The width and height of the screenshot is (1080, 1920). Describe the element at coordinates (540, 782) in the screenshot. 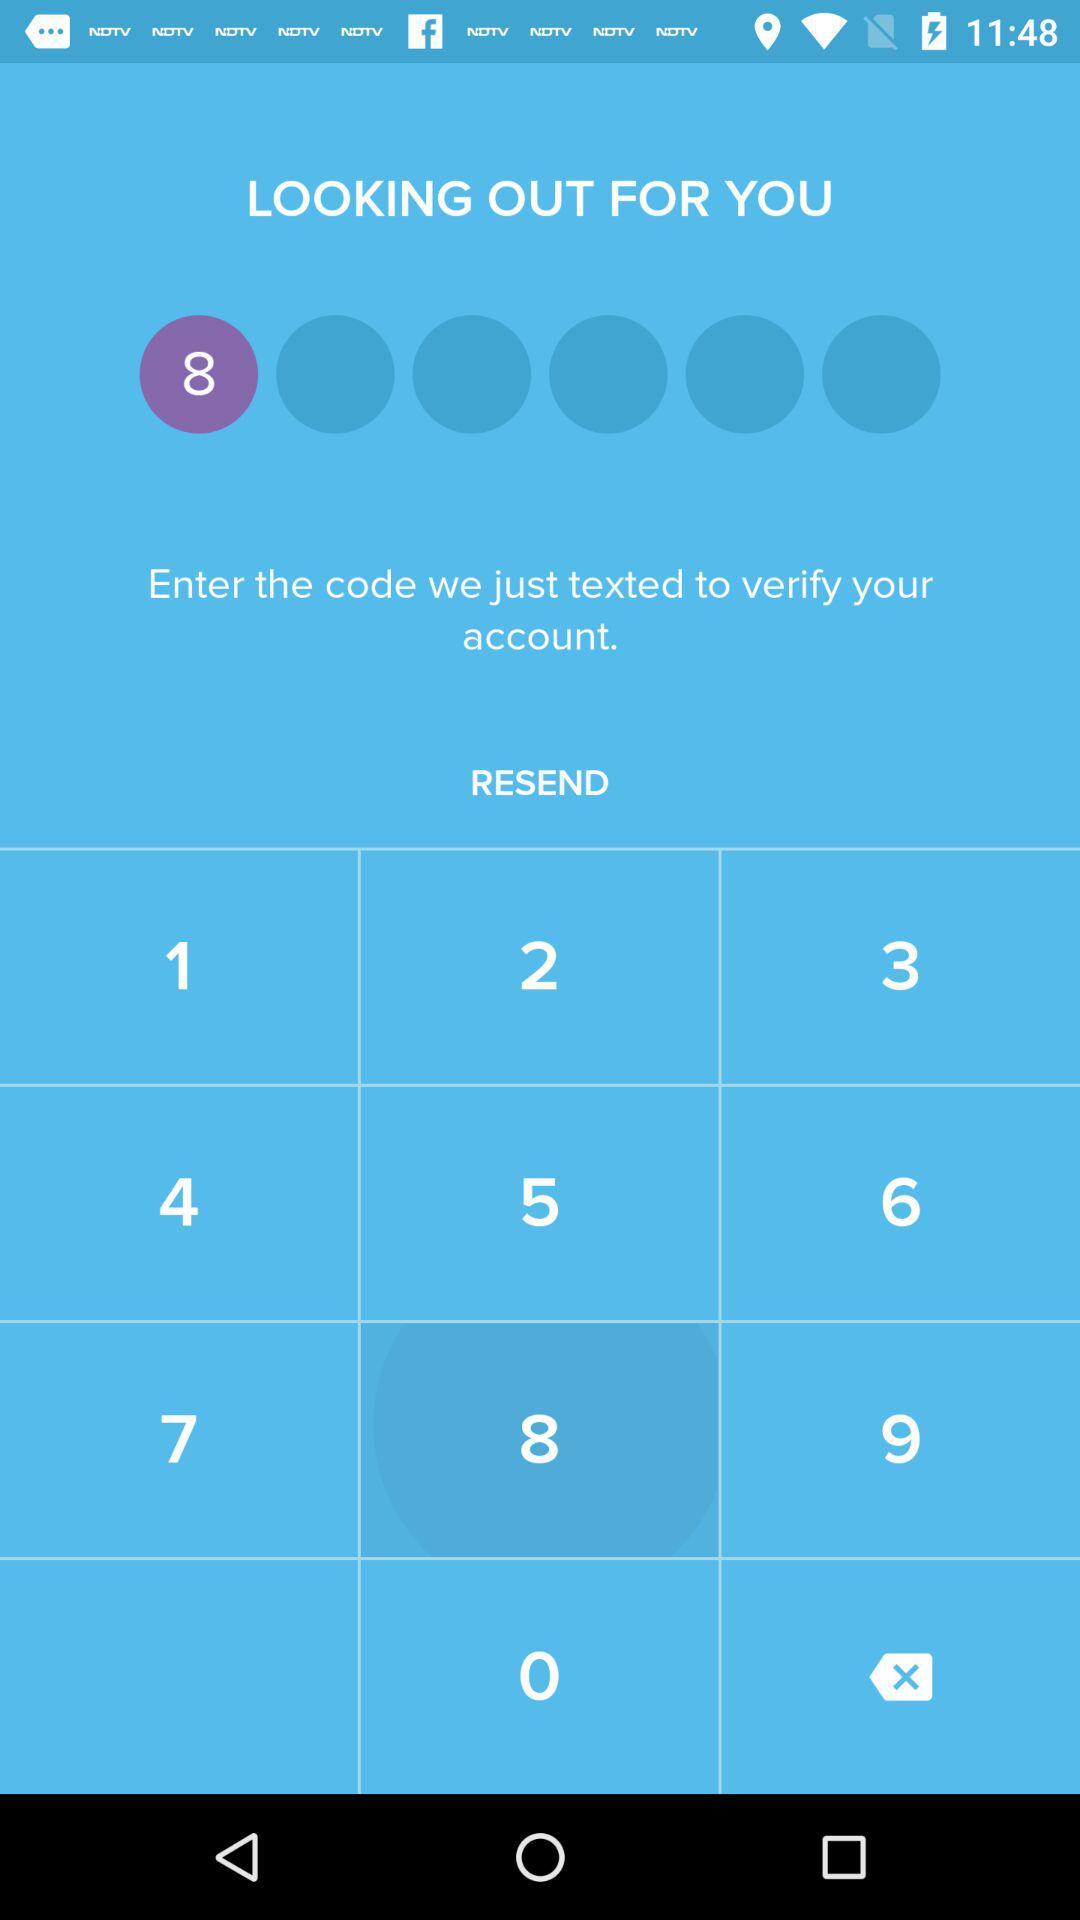

I see `item below enter the code item` at that location.